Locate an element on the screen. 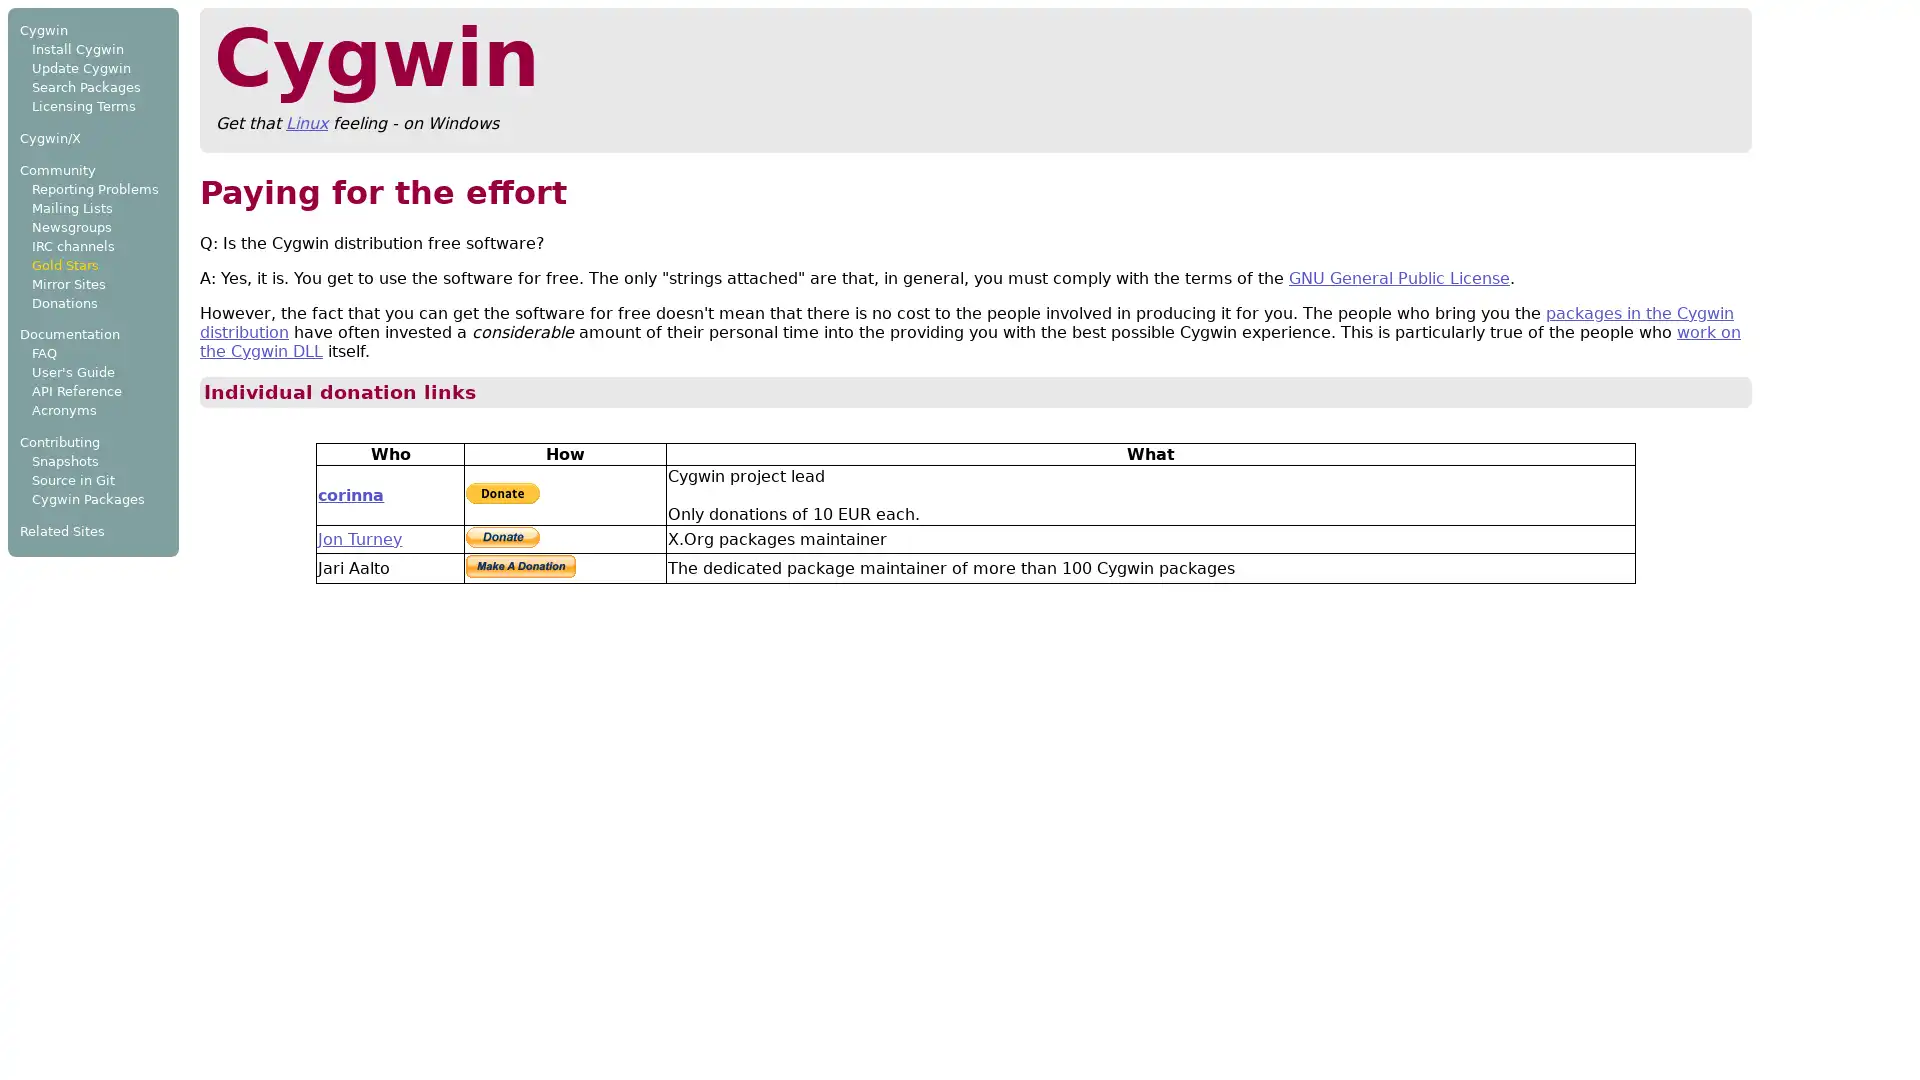 The image size is (1920, 1080). PayPal - The safer, easier way to pay online! is located at coordinates (503, 492).